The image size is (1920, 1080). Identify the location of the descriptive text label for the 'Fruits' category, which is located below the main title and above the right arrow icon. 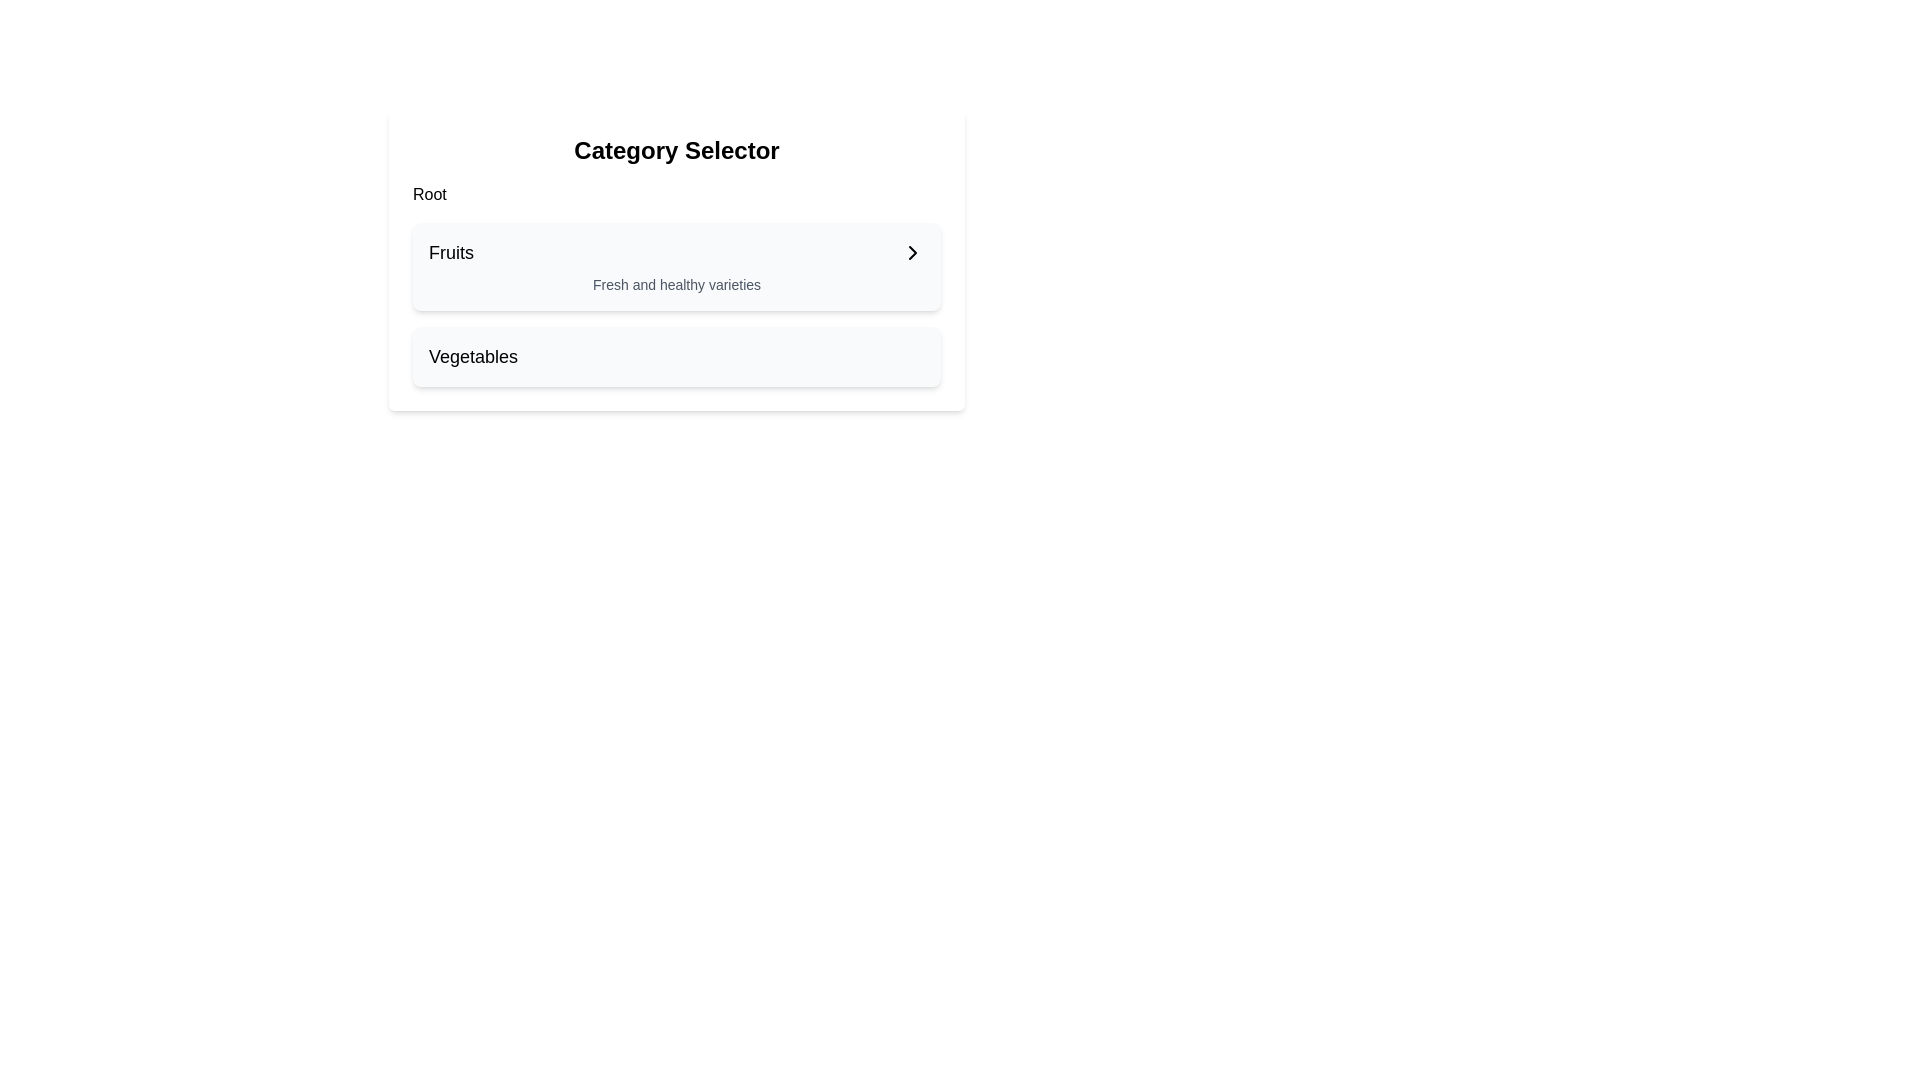
(676, 285).